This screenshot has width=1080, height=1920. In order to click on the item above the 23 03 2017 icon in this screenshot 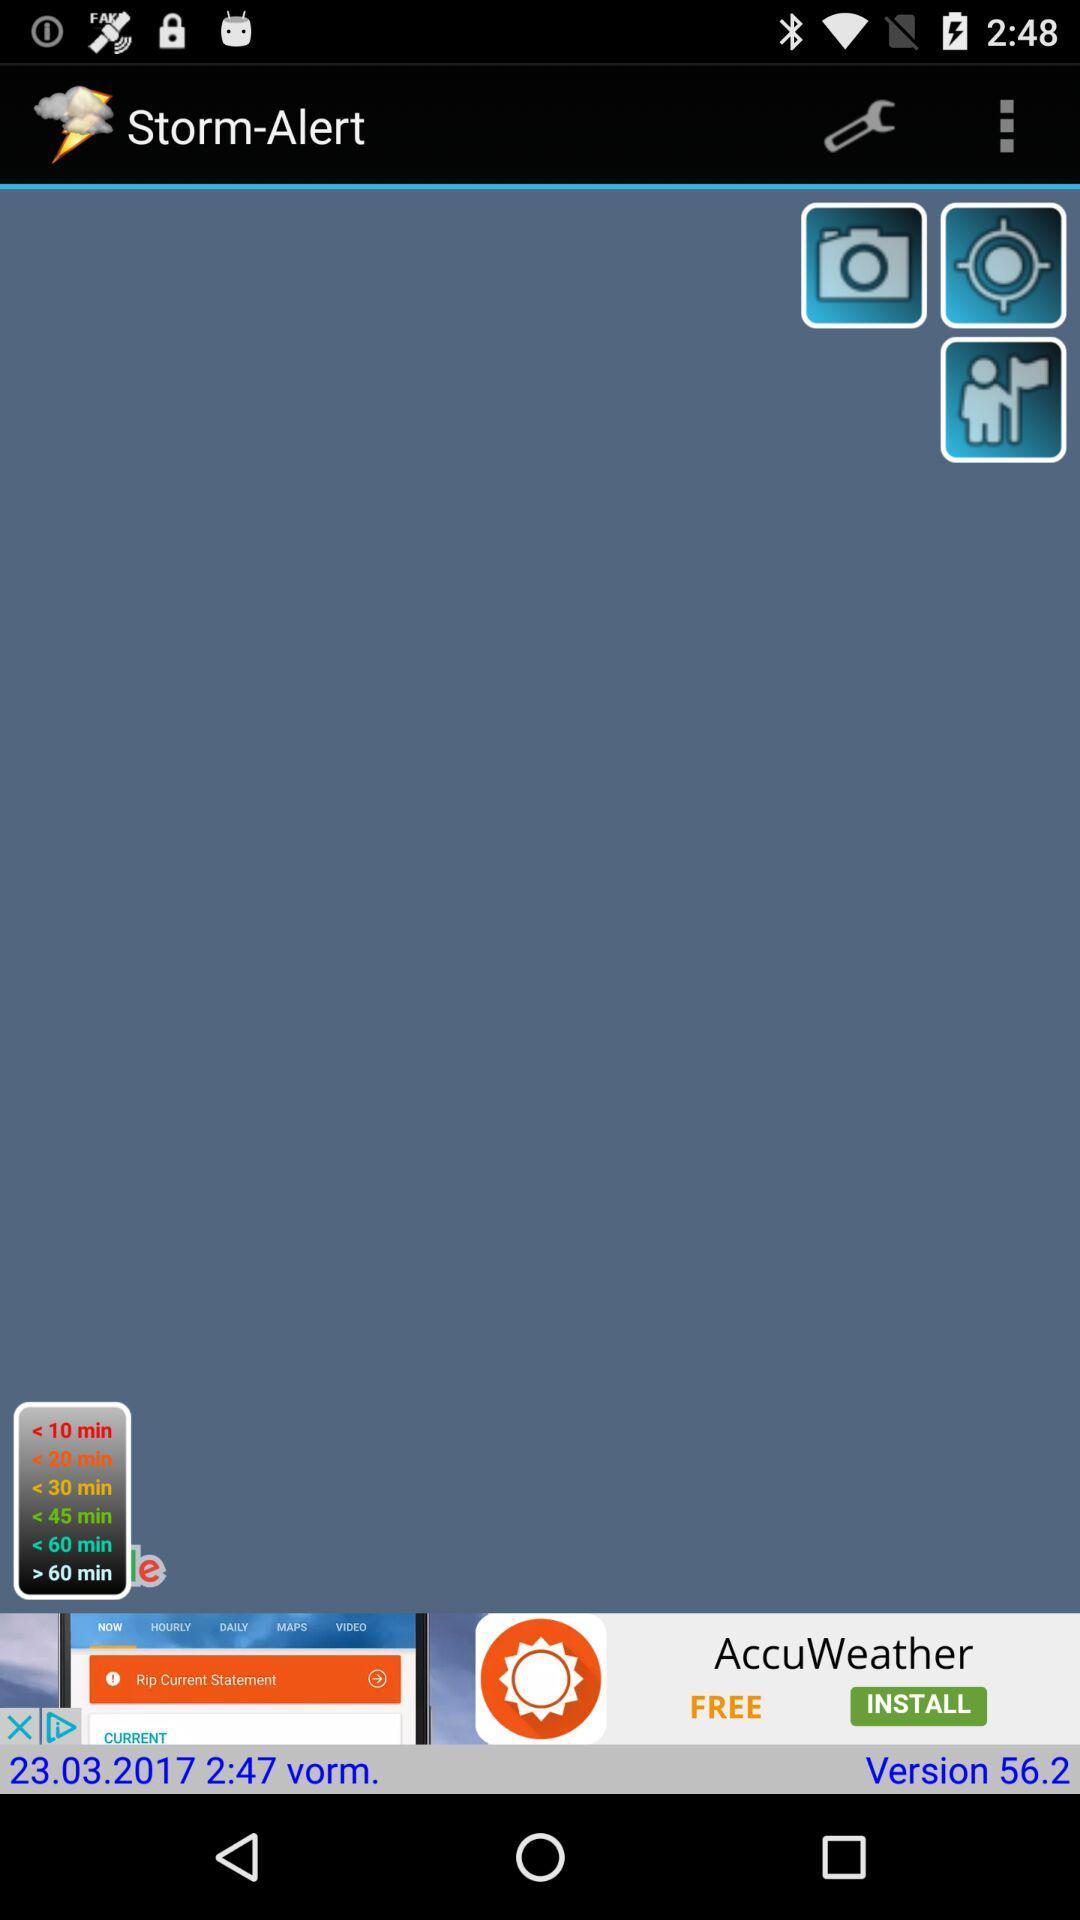, I will do `click(540, 1678)`.